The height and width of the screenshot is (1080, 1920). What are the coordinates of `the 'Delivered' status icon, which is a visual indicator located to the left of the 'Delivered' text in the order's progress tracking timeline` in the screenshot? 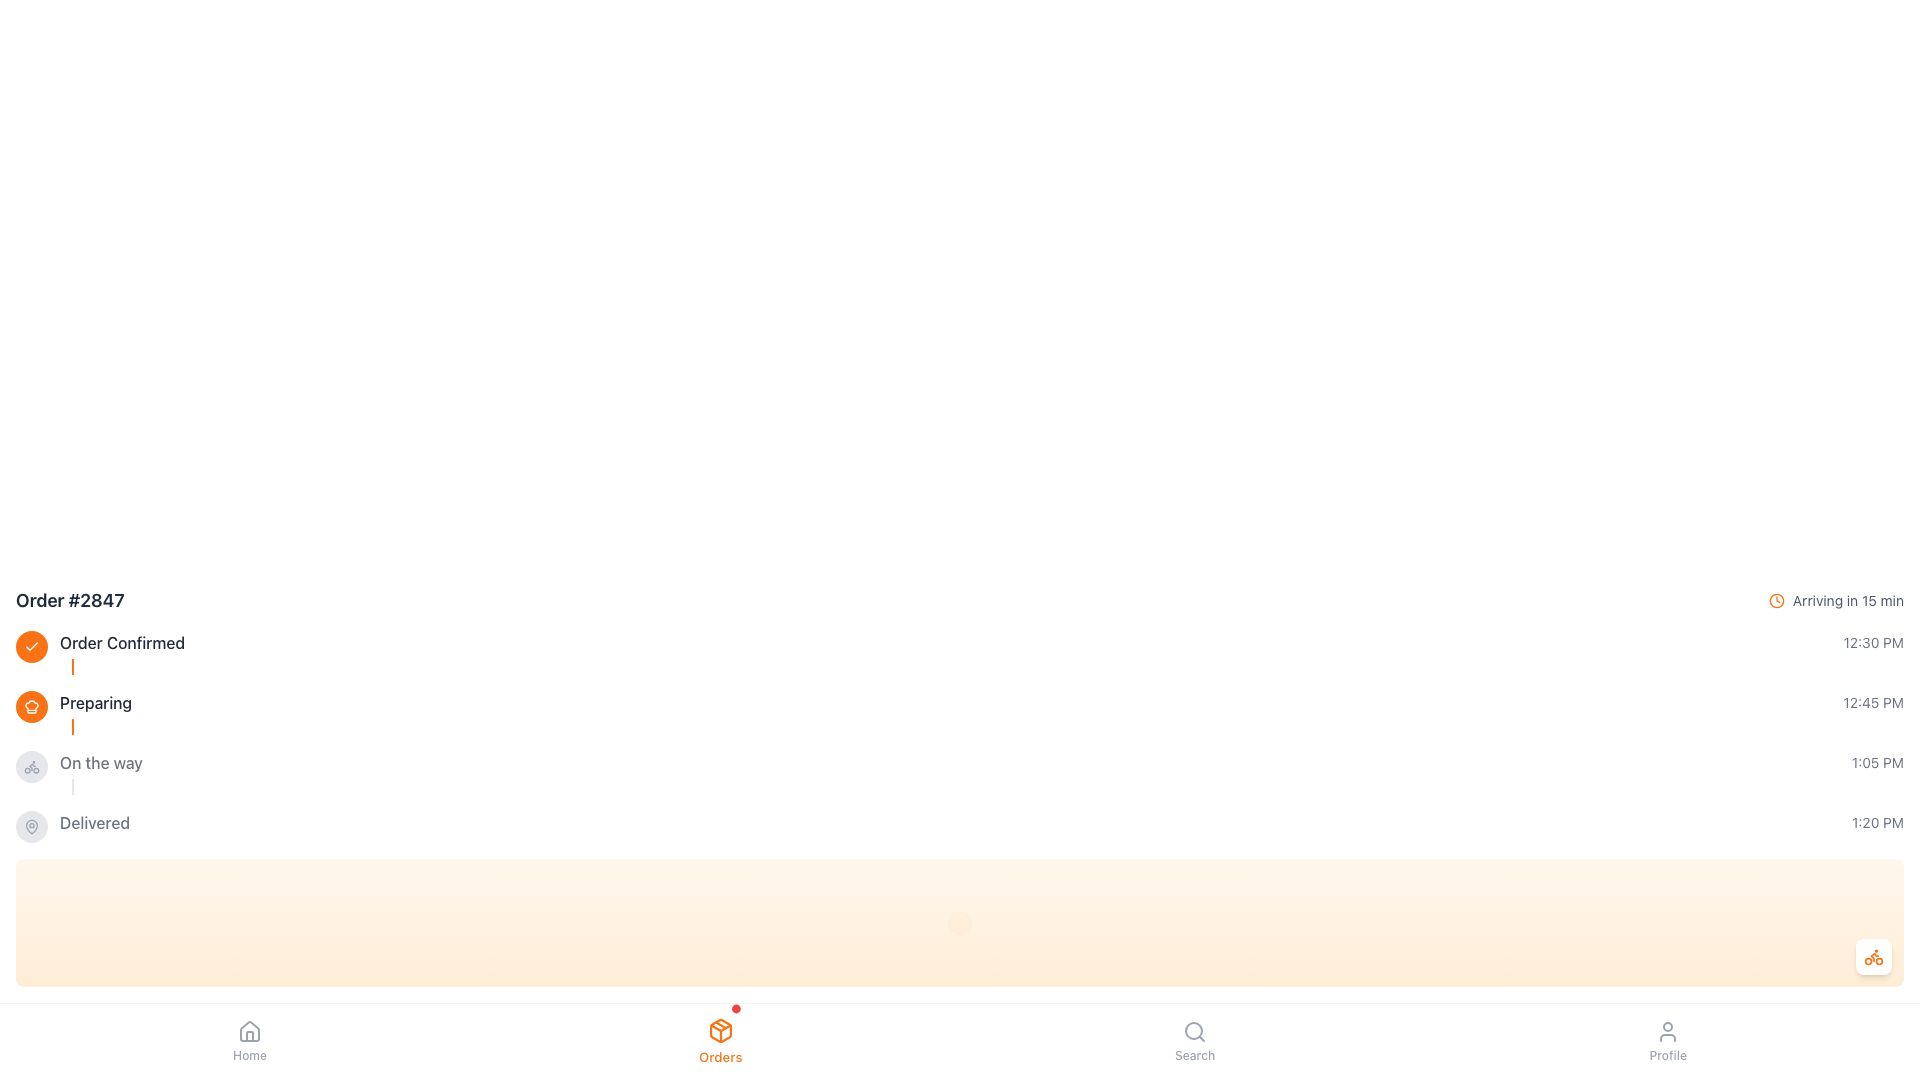 It's located at (32, 826).